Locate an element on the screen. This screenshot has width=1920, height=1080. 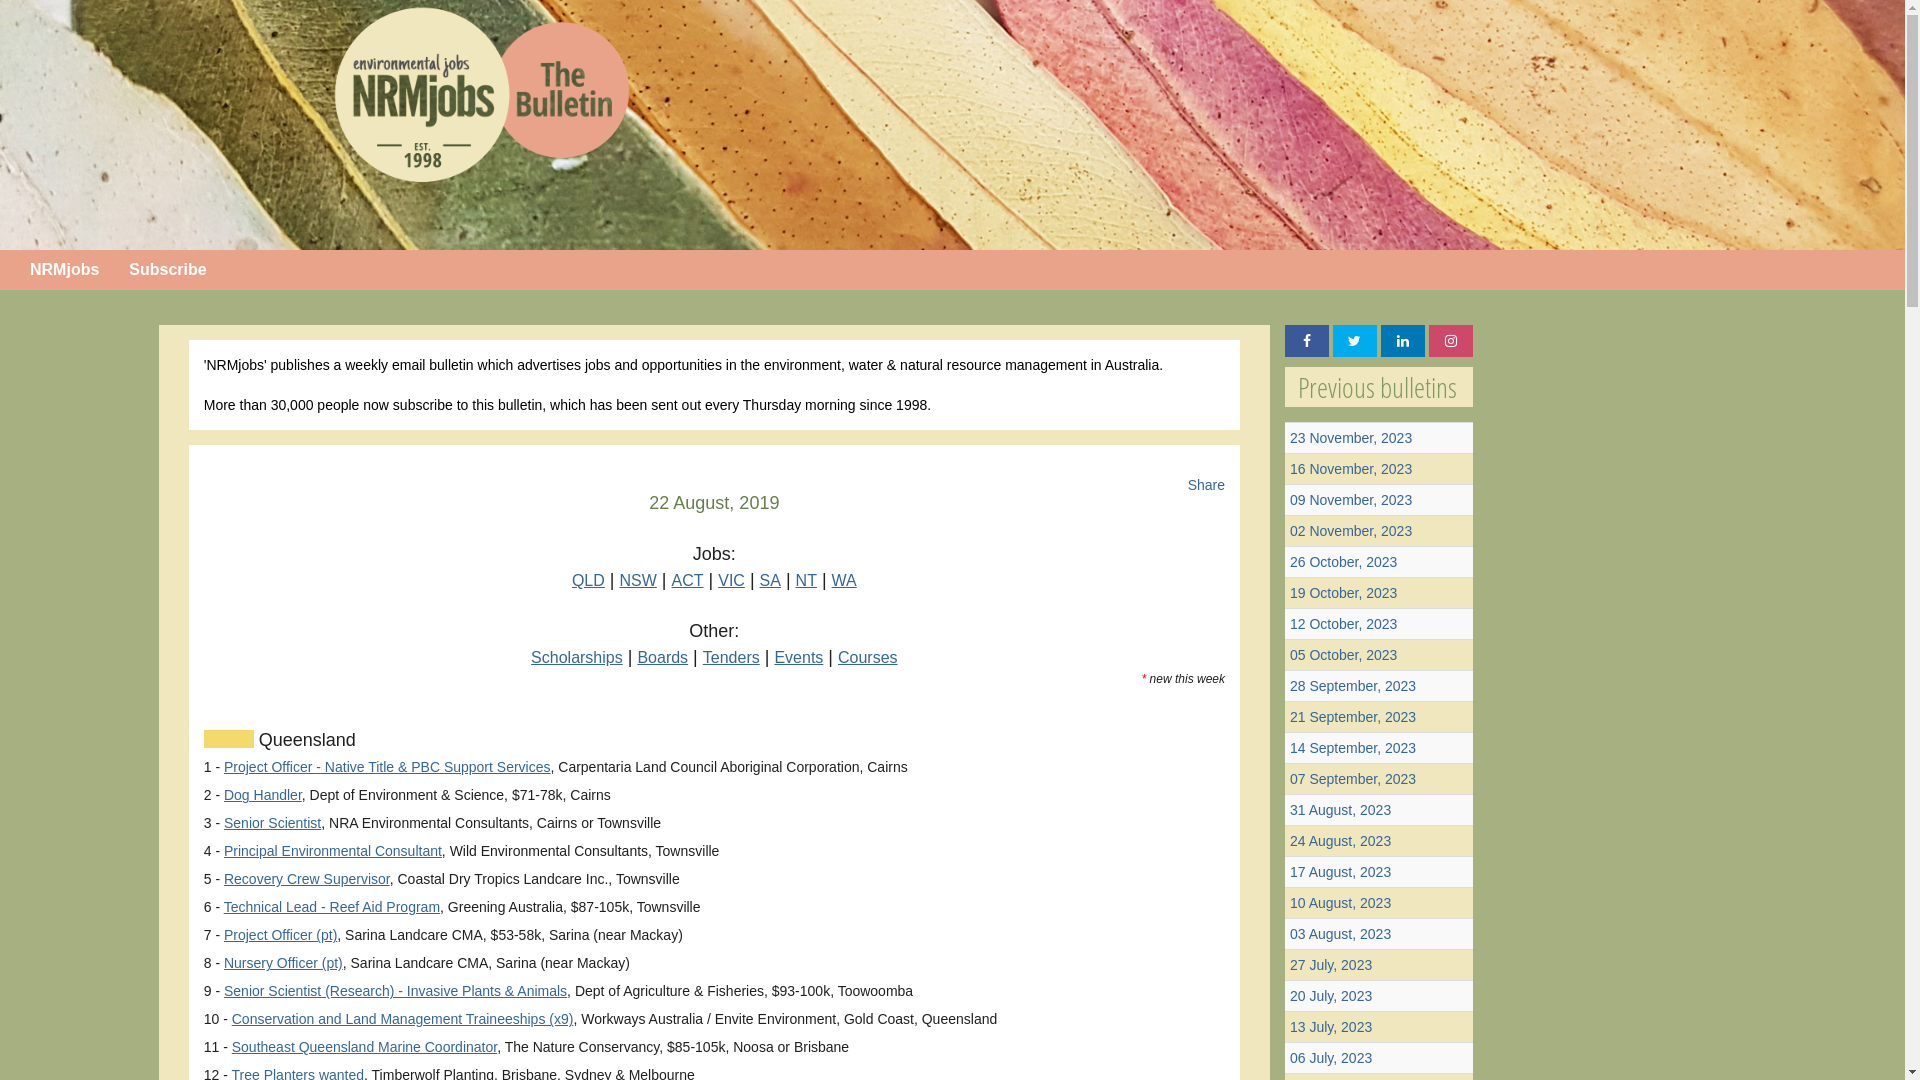
'Courses' is located at coordinates (838, 657).